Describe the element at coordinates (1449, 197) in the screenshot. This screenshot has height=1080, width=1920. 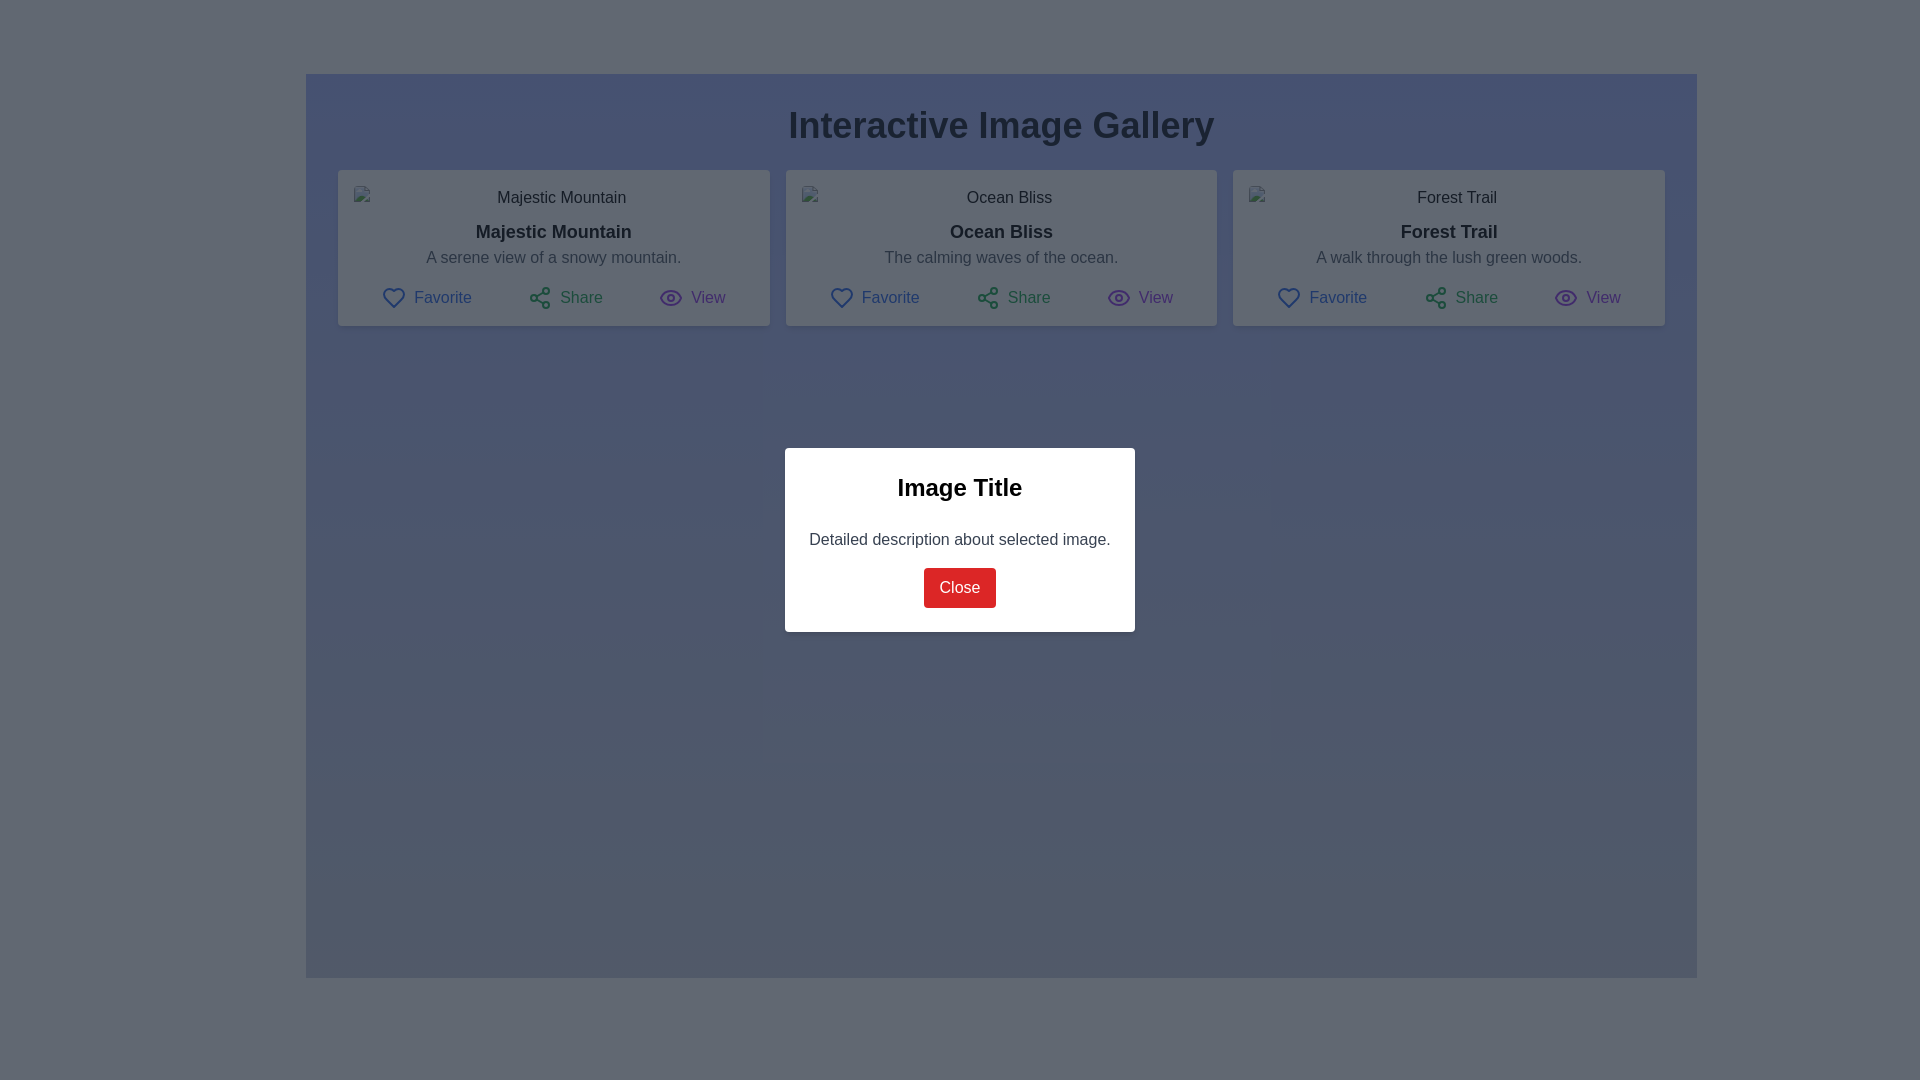
I see `the image representing 'Forest Trail' located in the upper section of the rightmost card, which enhances the card's aesthetic appeal and aids in content recognition` at that location.